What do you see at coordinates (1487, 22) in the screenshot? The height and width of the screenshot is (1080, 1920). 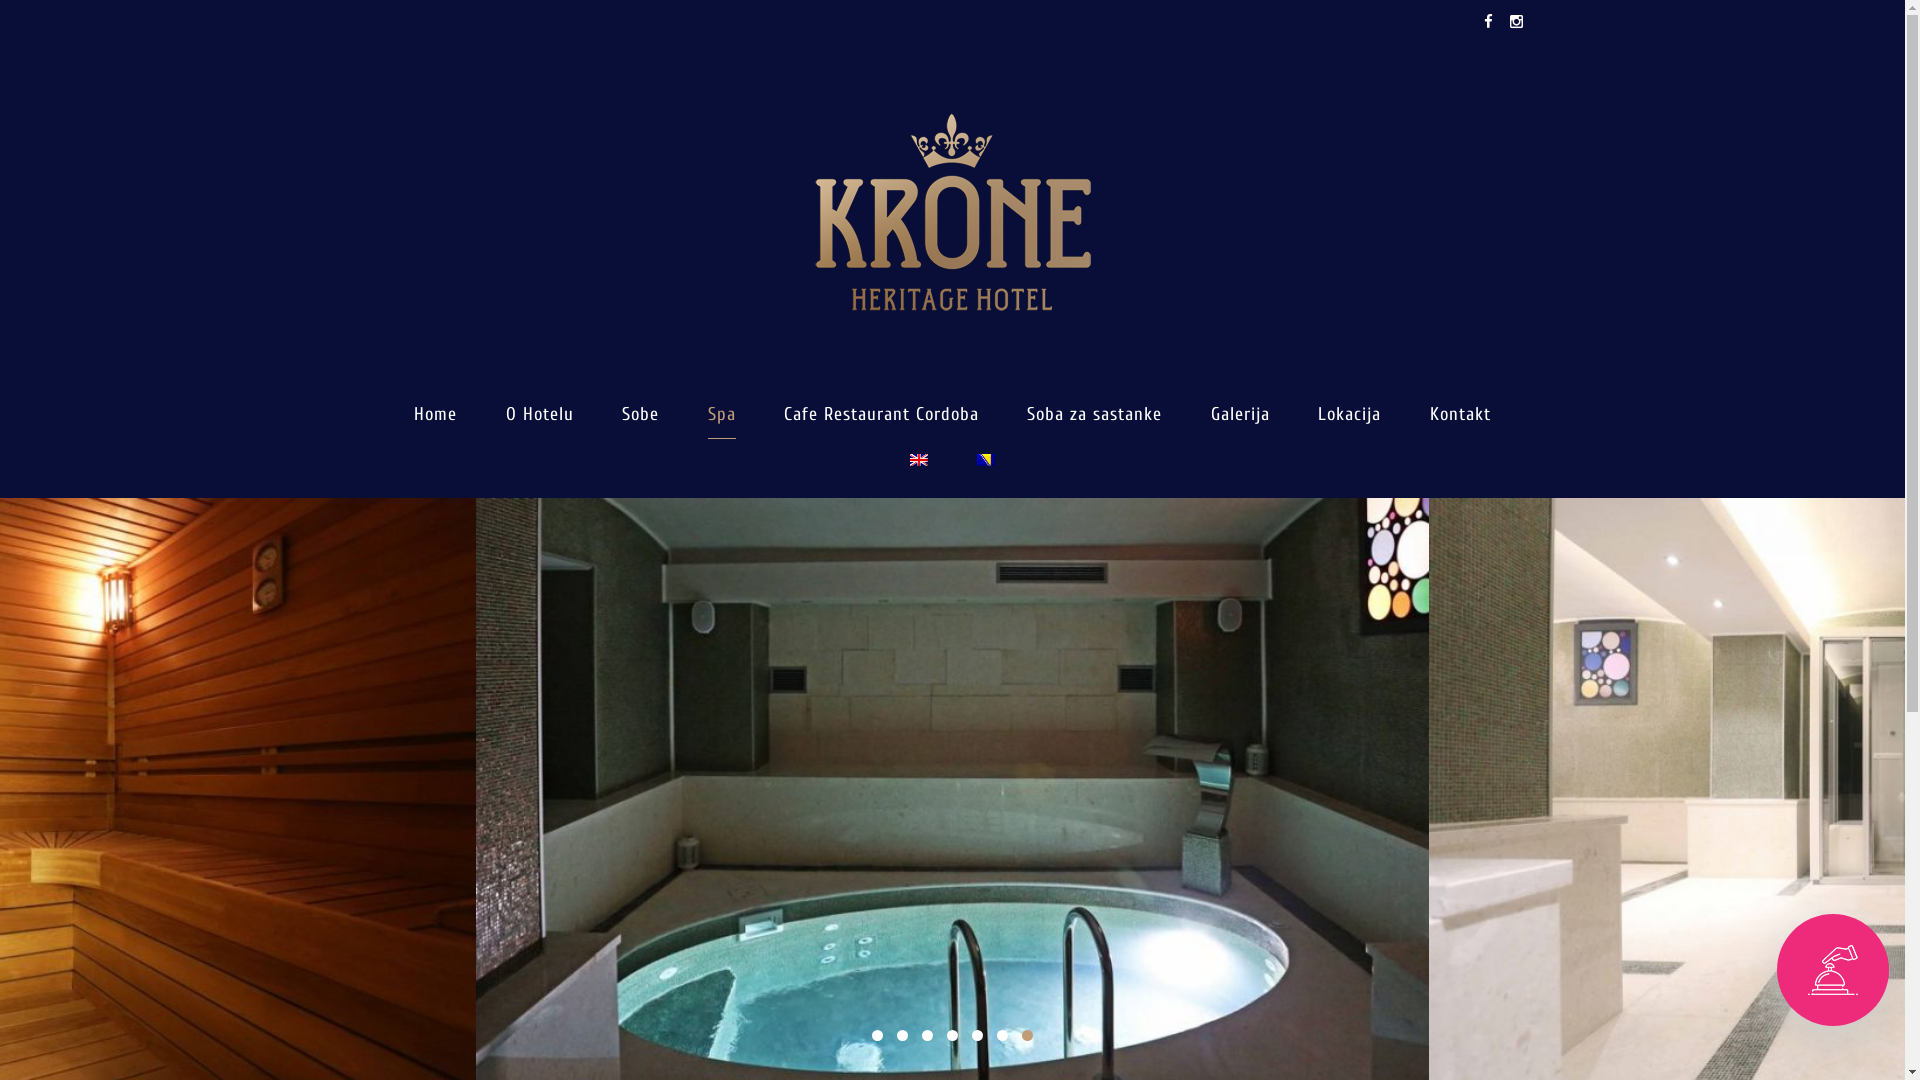 I see `'Facebook'` at bounding box center [1487, 22].